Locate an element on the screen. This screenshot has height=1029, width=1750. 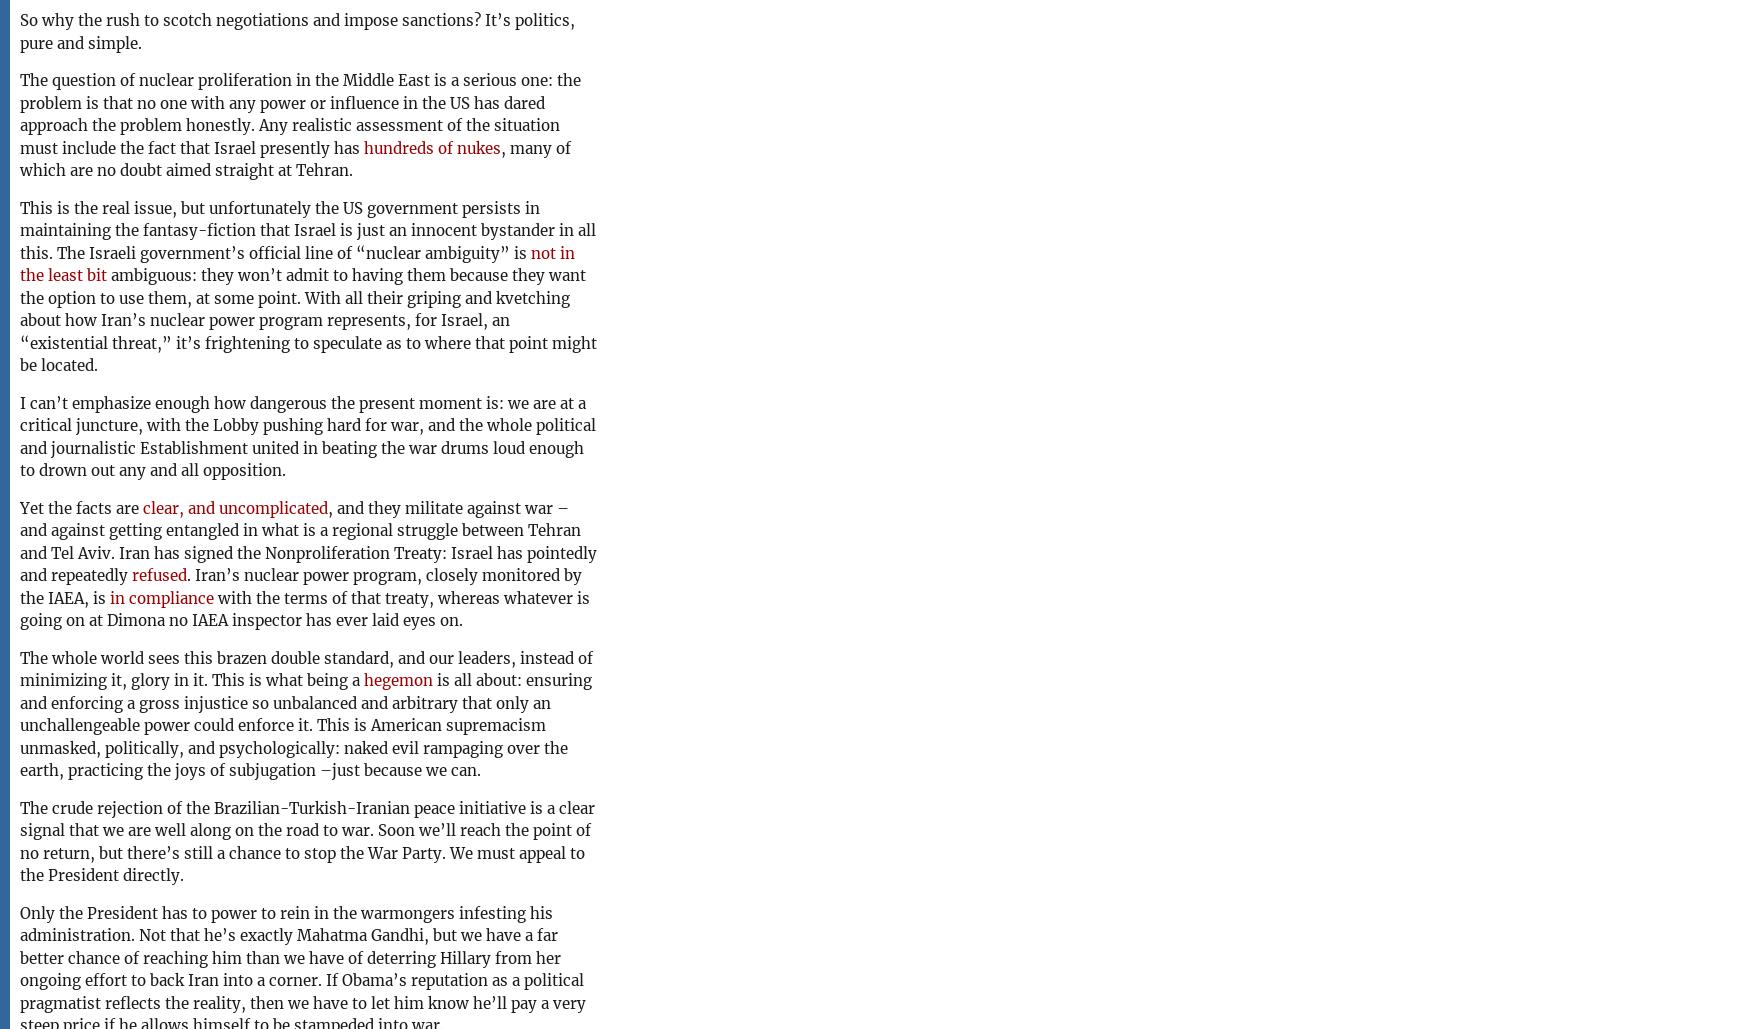
'not in the least bit' is located at coordinates (296, 263).